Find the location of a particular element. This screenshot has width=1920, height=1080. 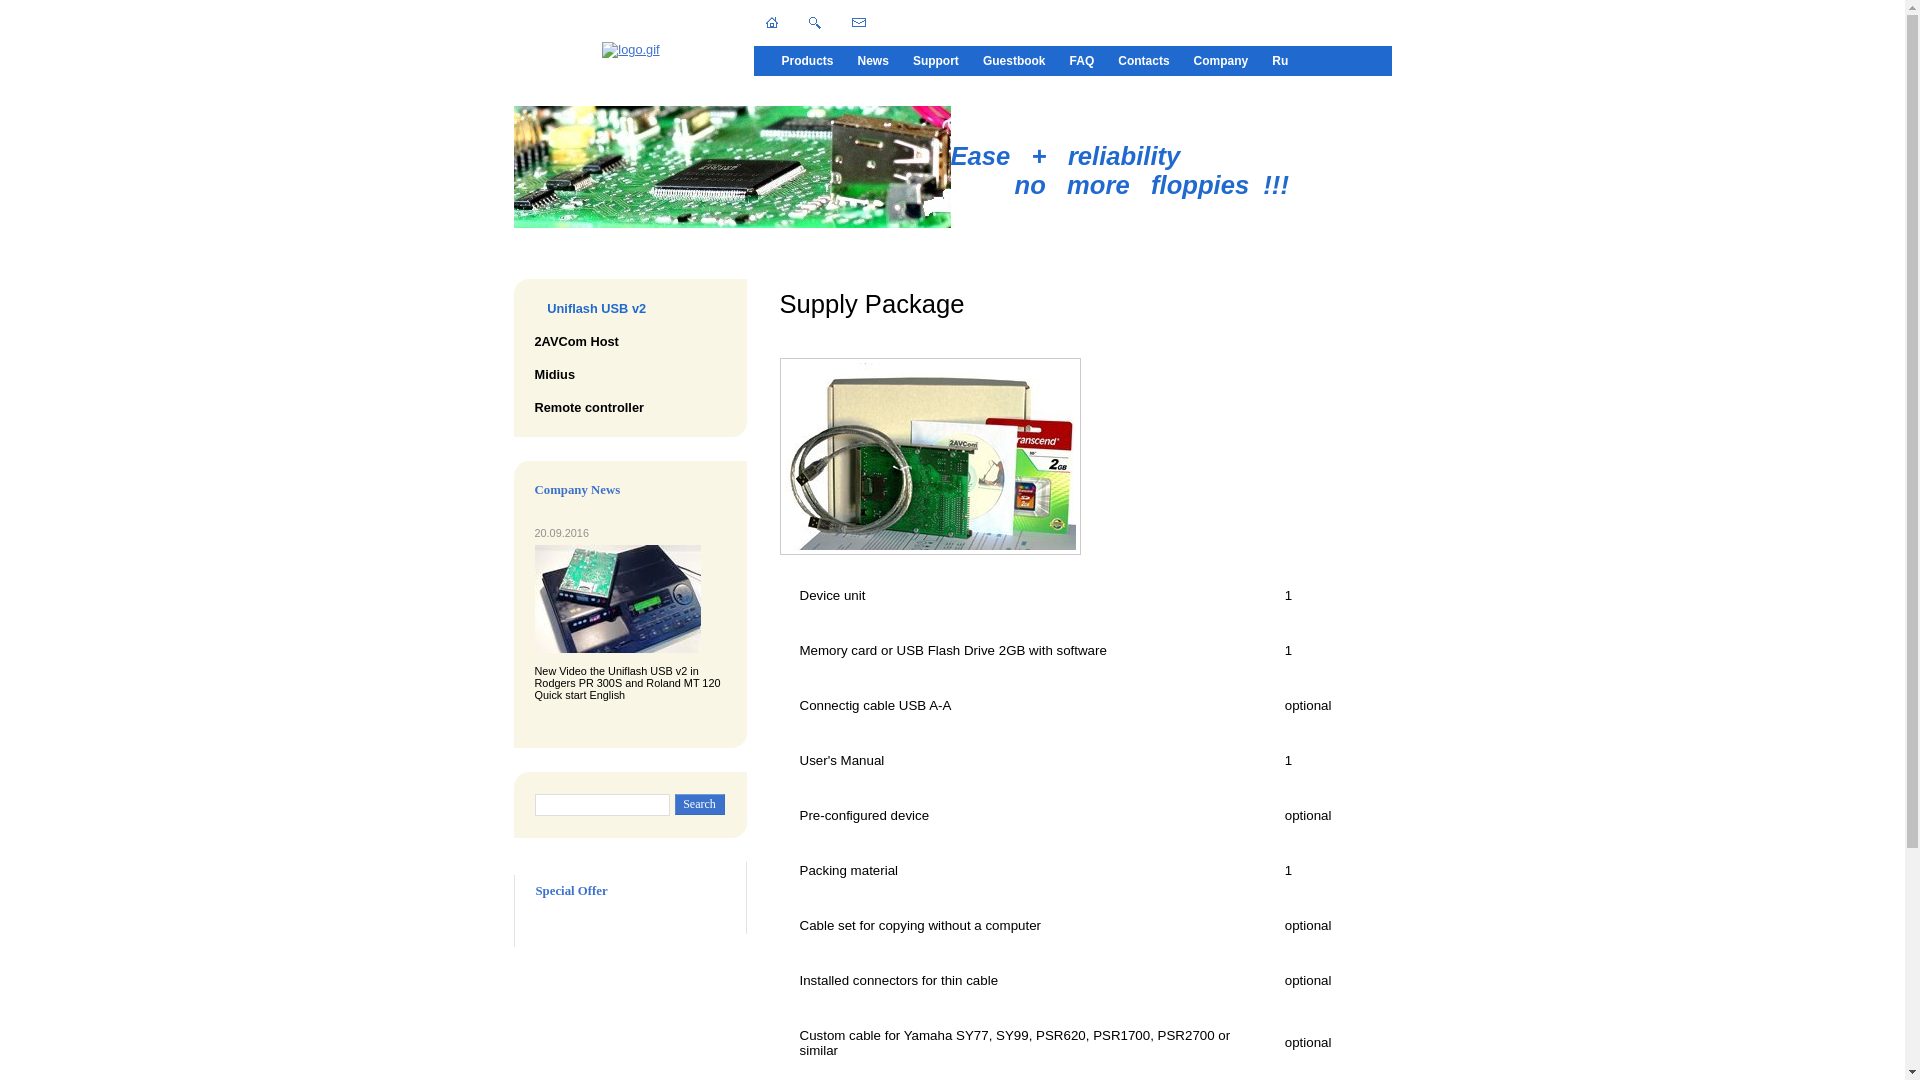

'Roland_mt120s.jpg' is located at coordinates (616, 597).